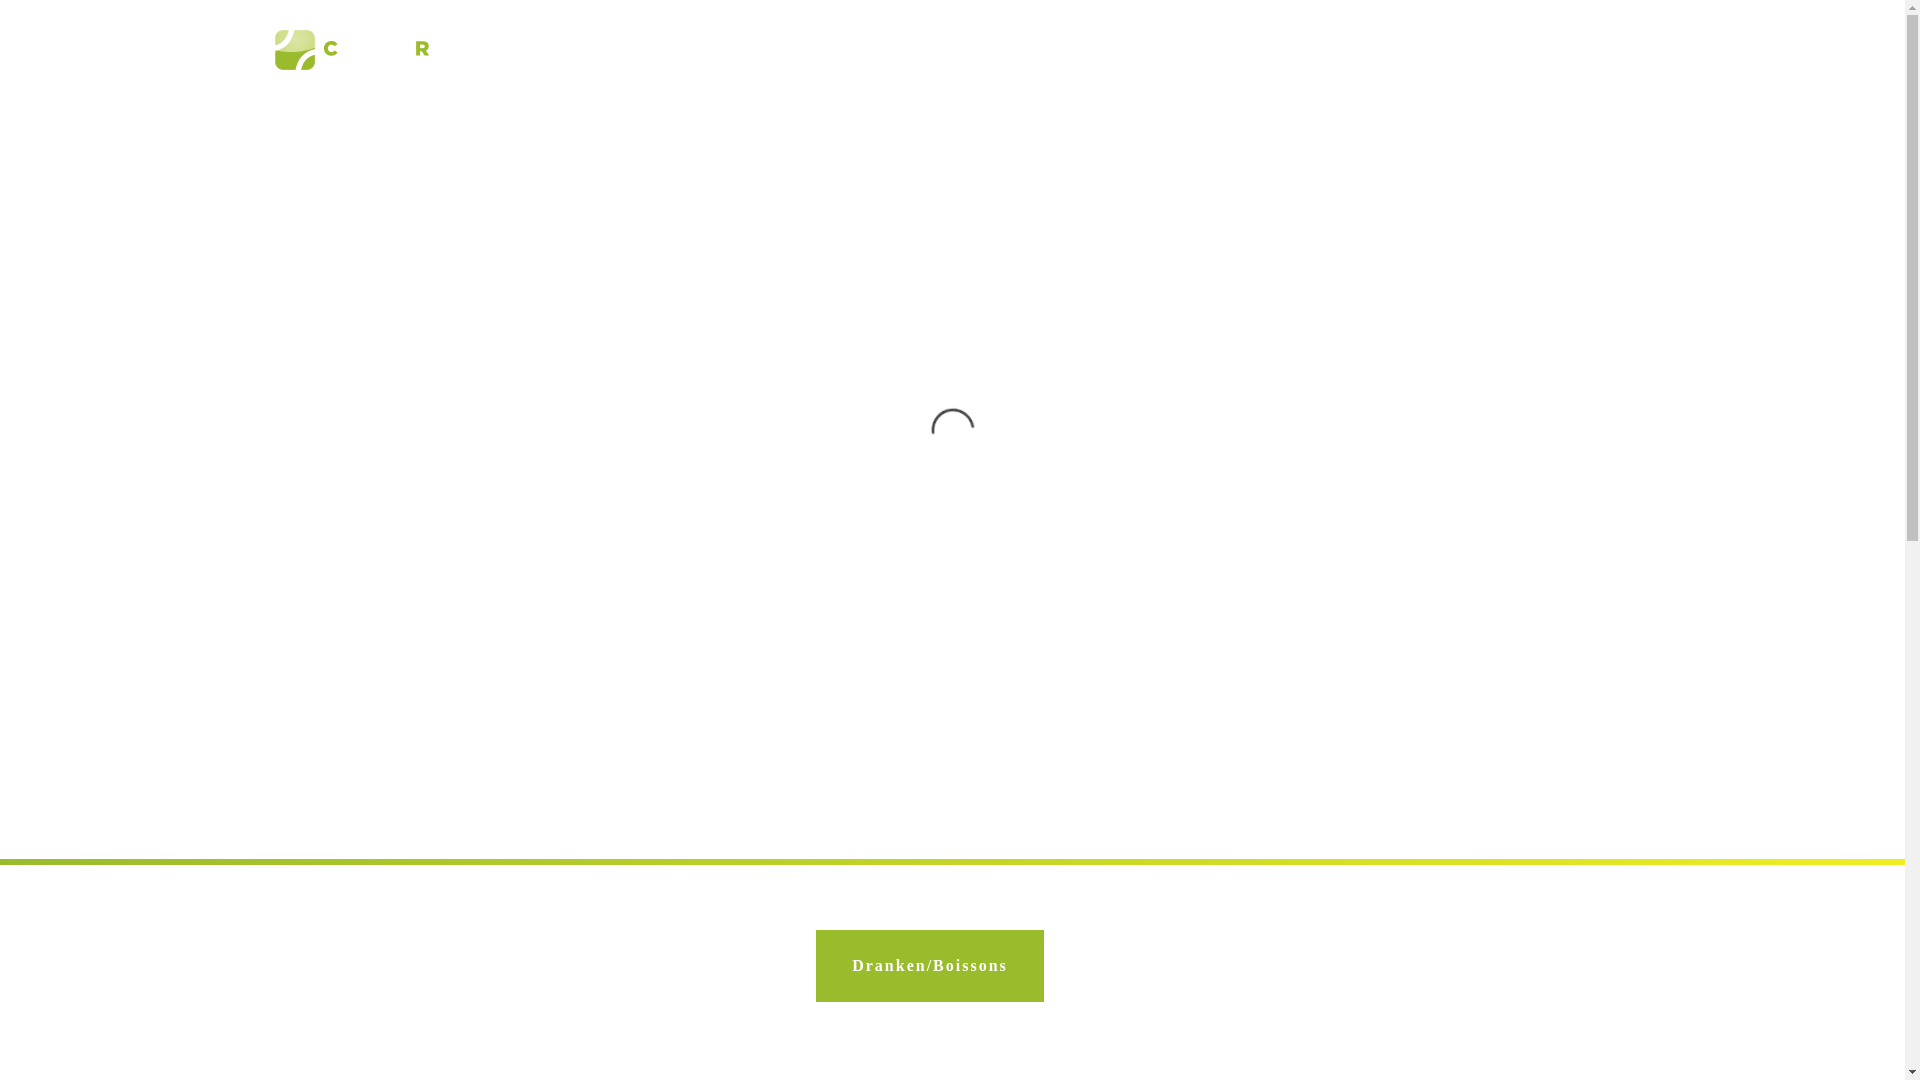  Describe the element at coordinates (382, 49) in the screenshot. I see `'Tennis, Padel'` at that location.